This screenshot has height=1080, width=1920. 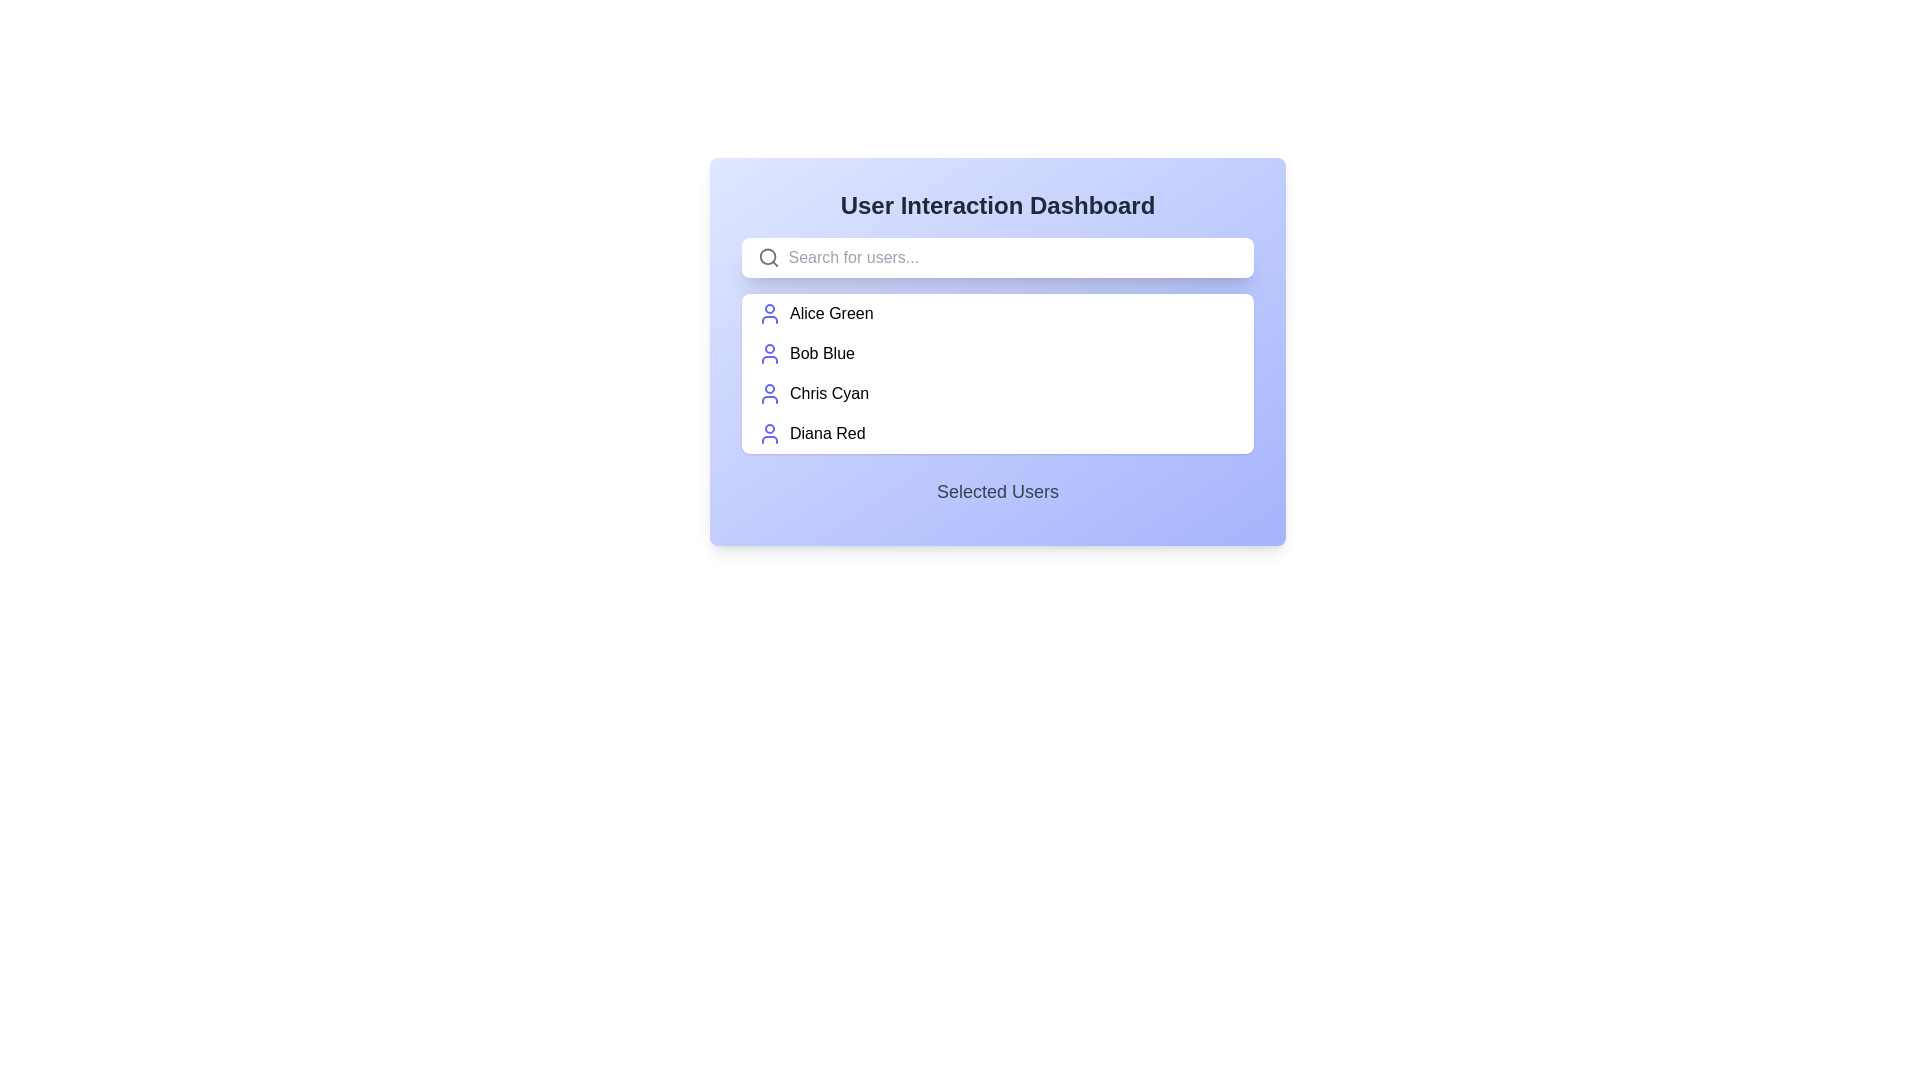 I want to click on the circle element of the magnifying glass icon within the search bar, which is styled with a gray stroke and has a width of 24 pixels, so click(x=767, y=256).